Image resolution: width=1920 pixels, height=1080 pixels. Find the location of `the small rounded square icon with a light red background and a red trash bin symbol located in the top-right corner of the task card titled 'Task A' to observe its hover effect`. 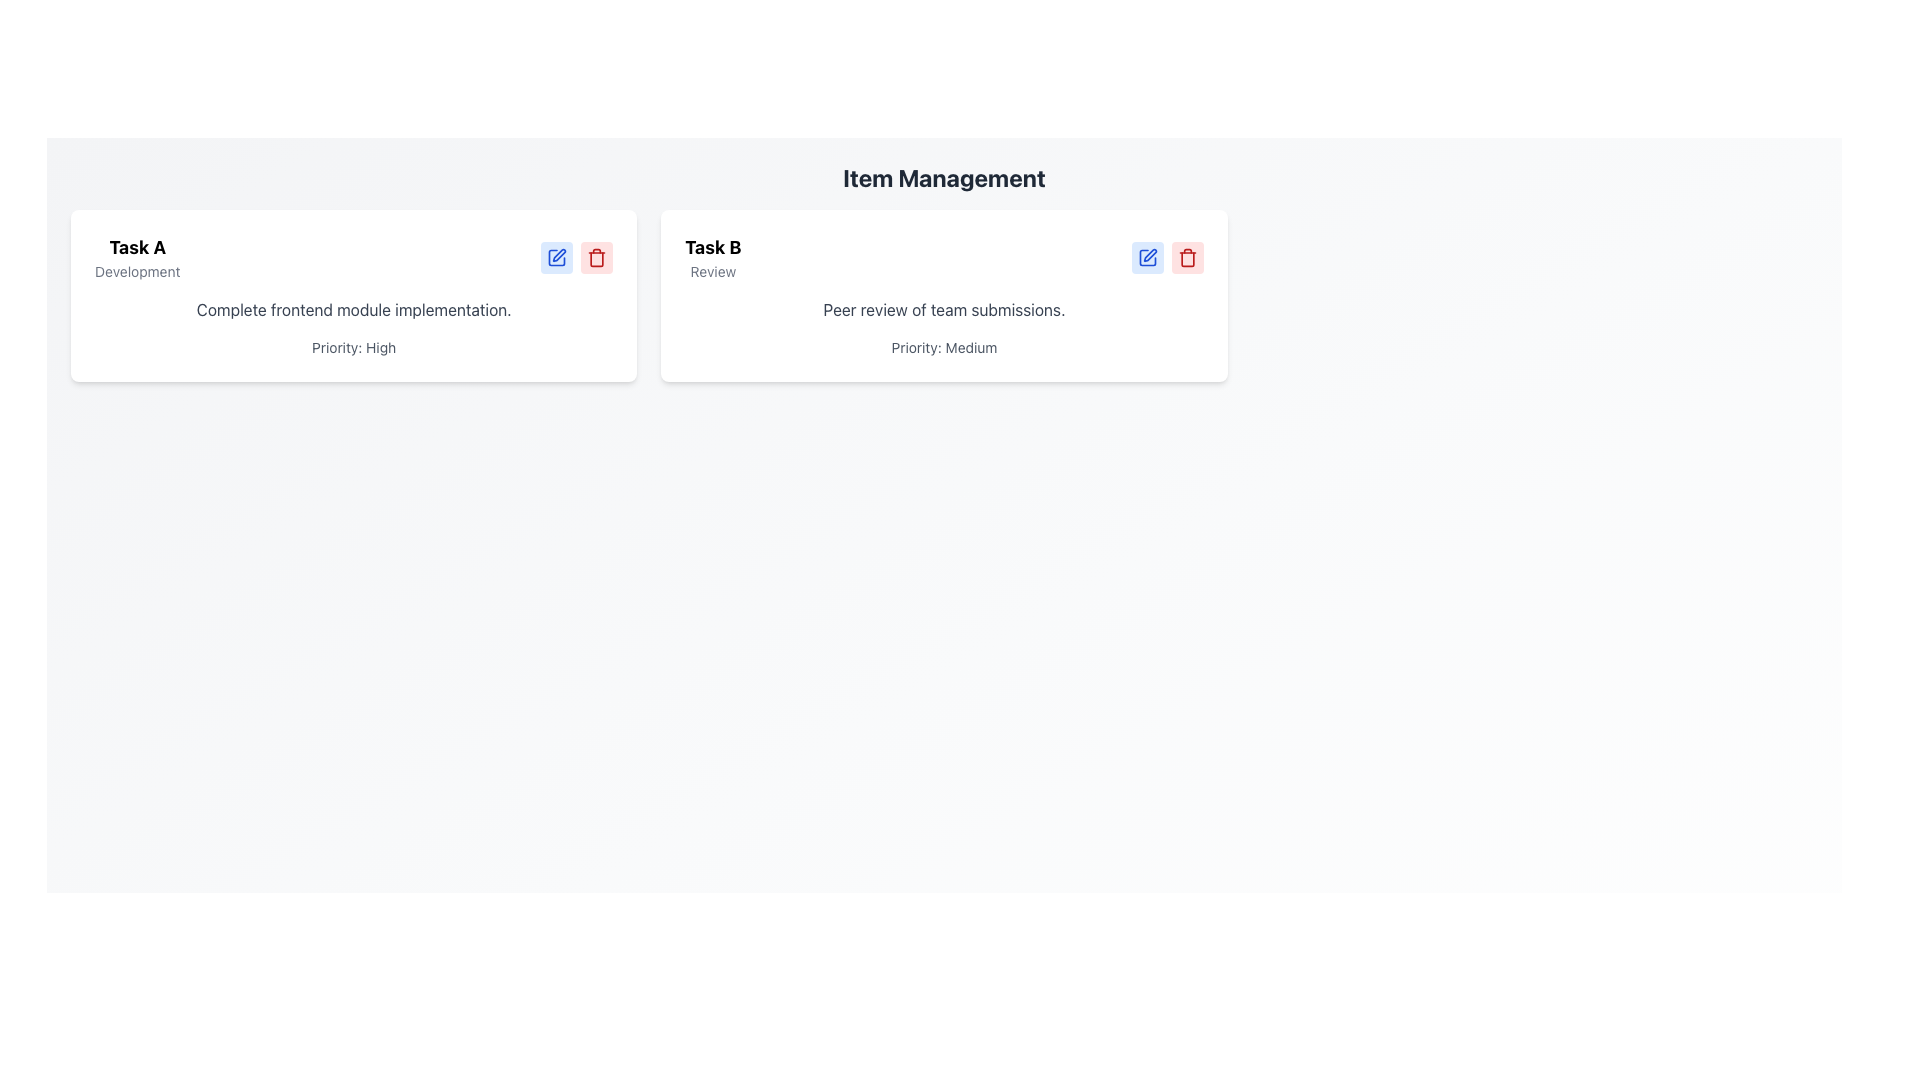

the small rounded square icon with a light red background and a red trash bin symbol located in the top-right corner of the task card titled 'Task A' to observe its hover effect is located at coordinates (596, 257).